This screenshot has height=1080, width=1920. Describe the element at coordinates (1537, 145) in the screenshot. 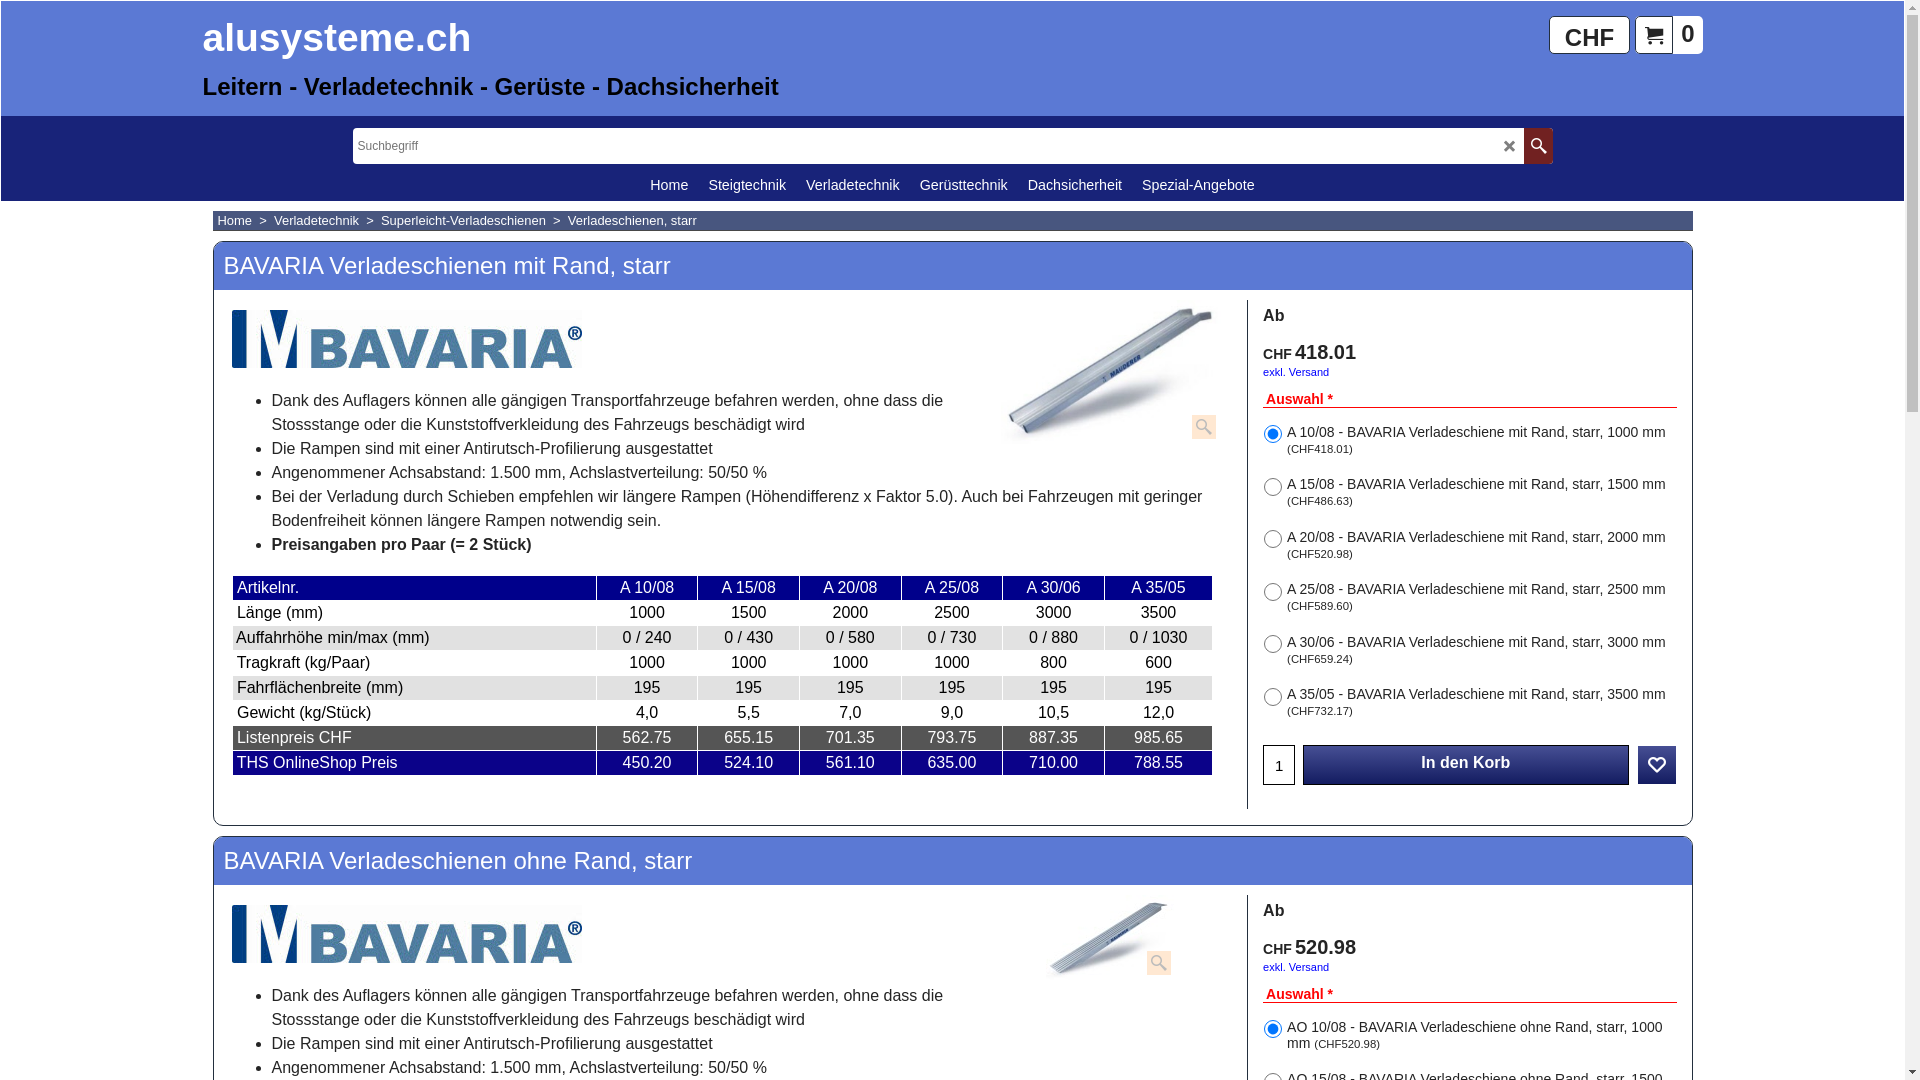

I see `'Suche'` at that location.